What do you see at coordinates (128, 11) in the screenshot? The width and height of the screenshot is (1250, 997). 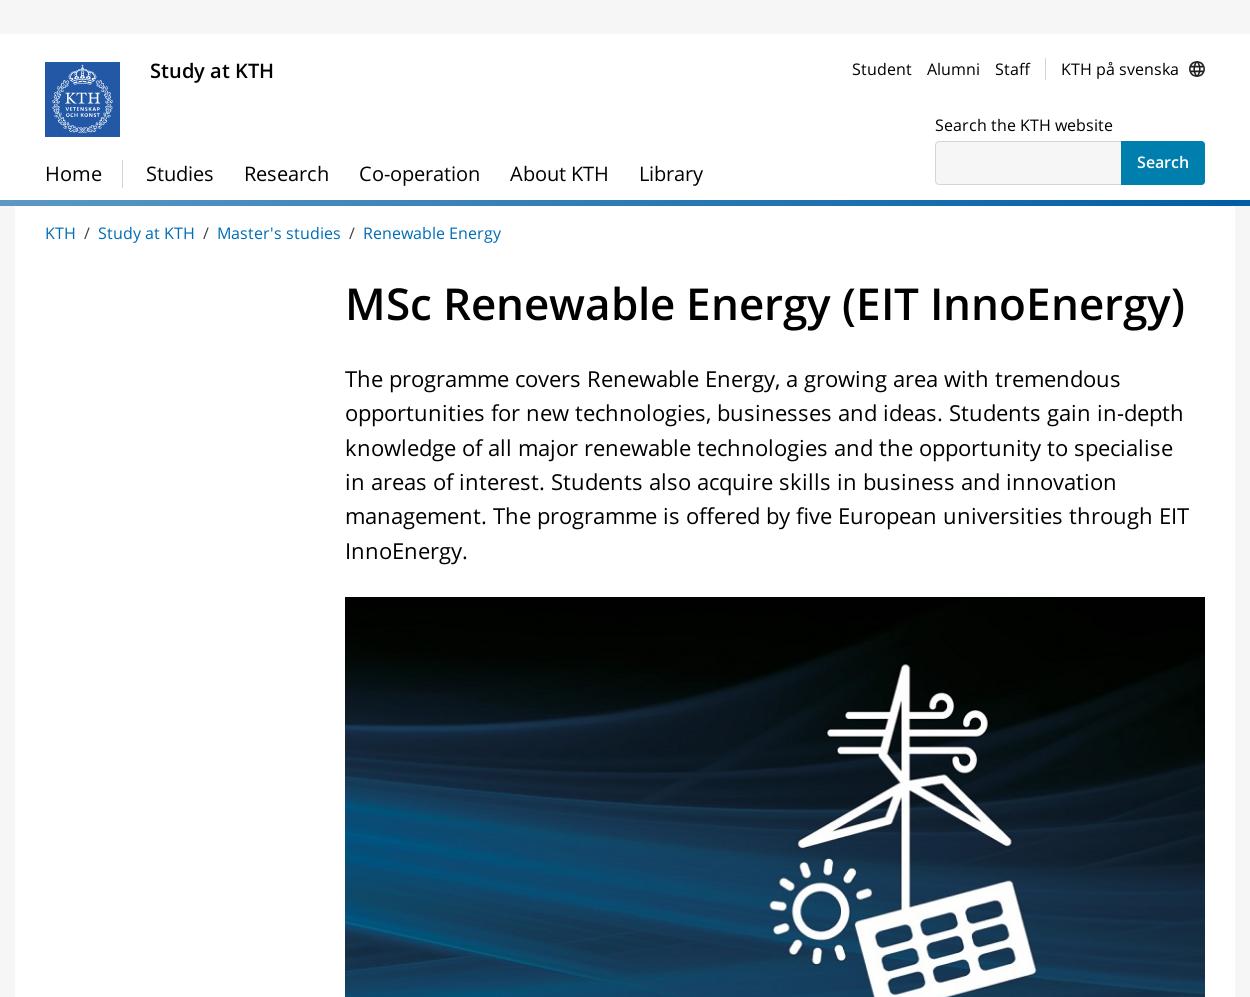 I see `'Master's studies'` at bounding box center [128, 11].